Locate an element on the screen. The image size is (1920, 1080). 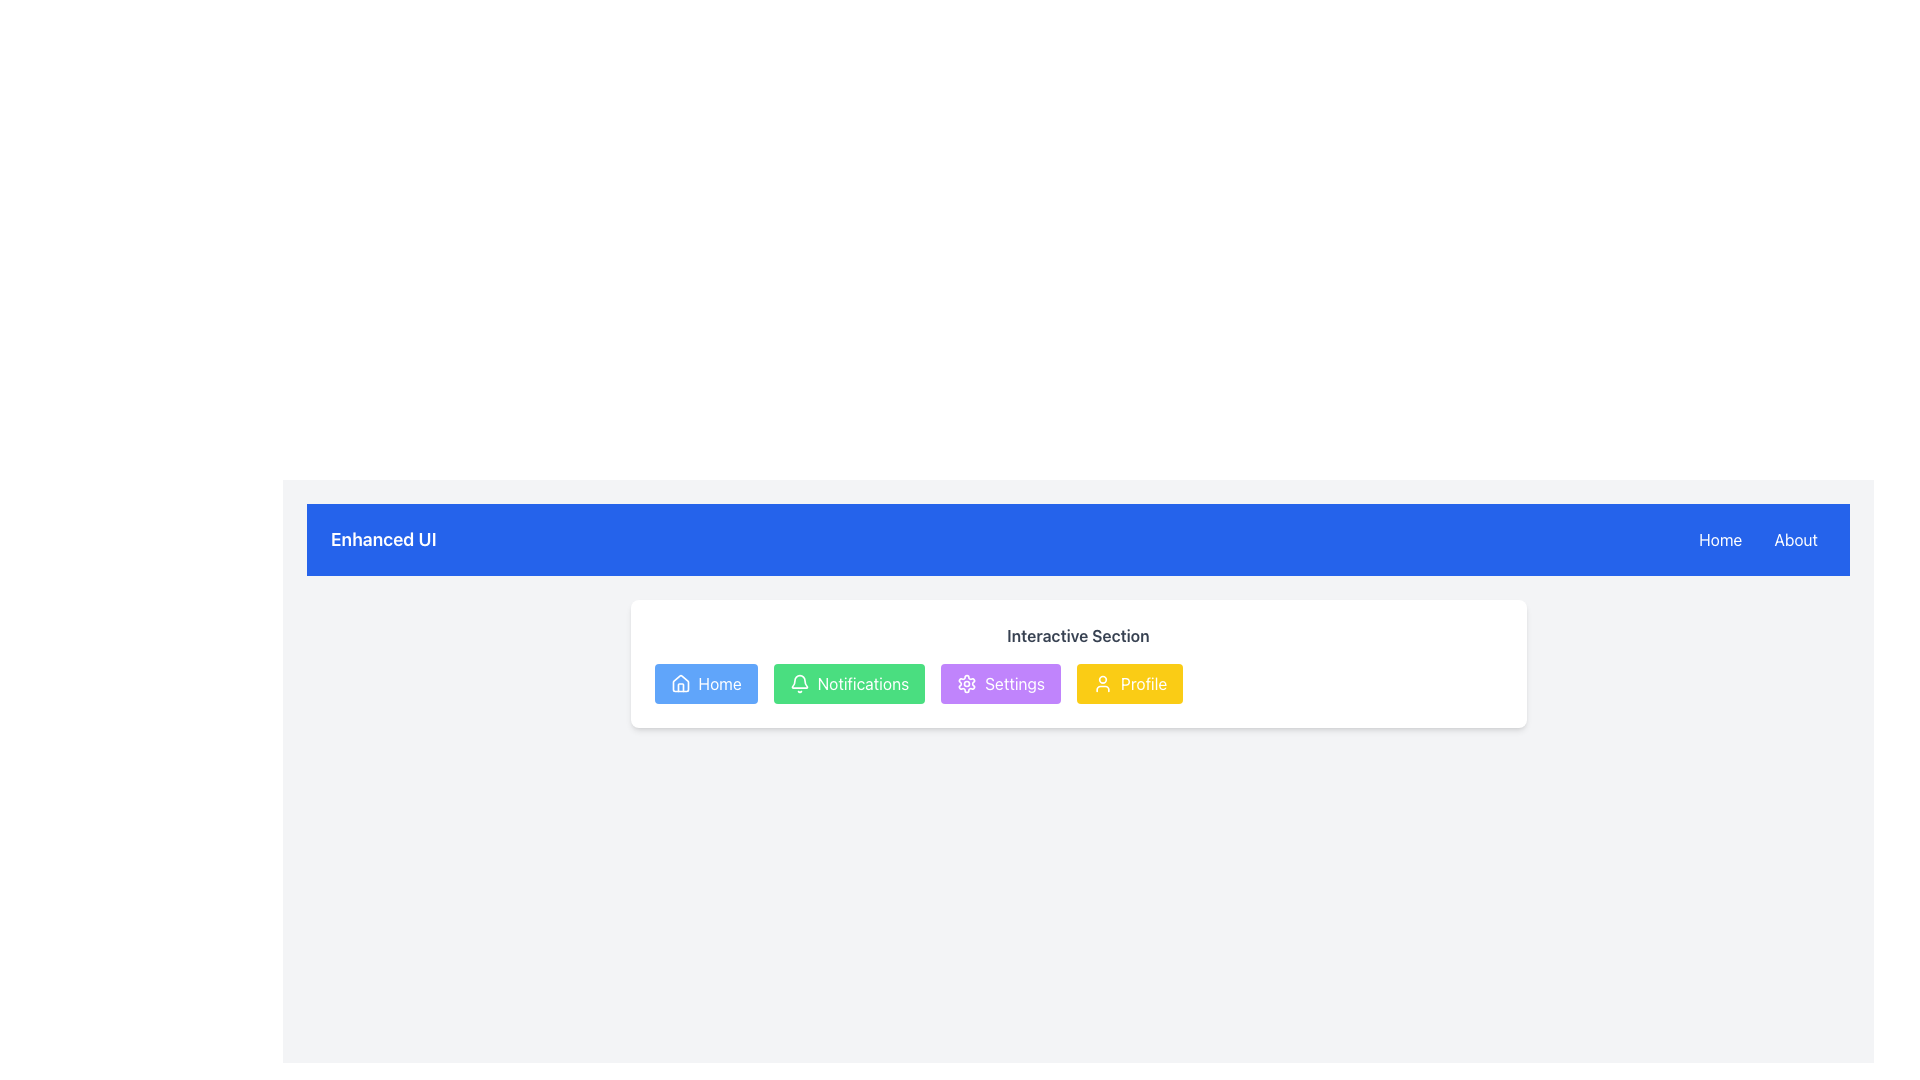
the branding label located in the top-left corner of the blue header bar, adjacent to the header's margin is located at coordinates (383, 540).